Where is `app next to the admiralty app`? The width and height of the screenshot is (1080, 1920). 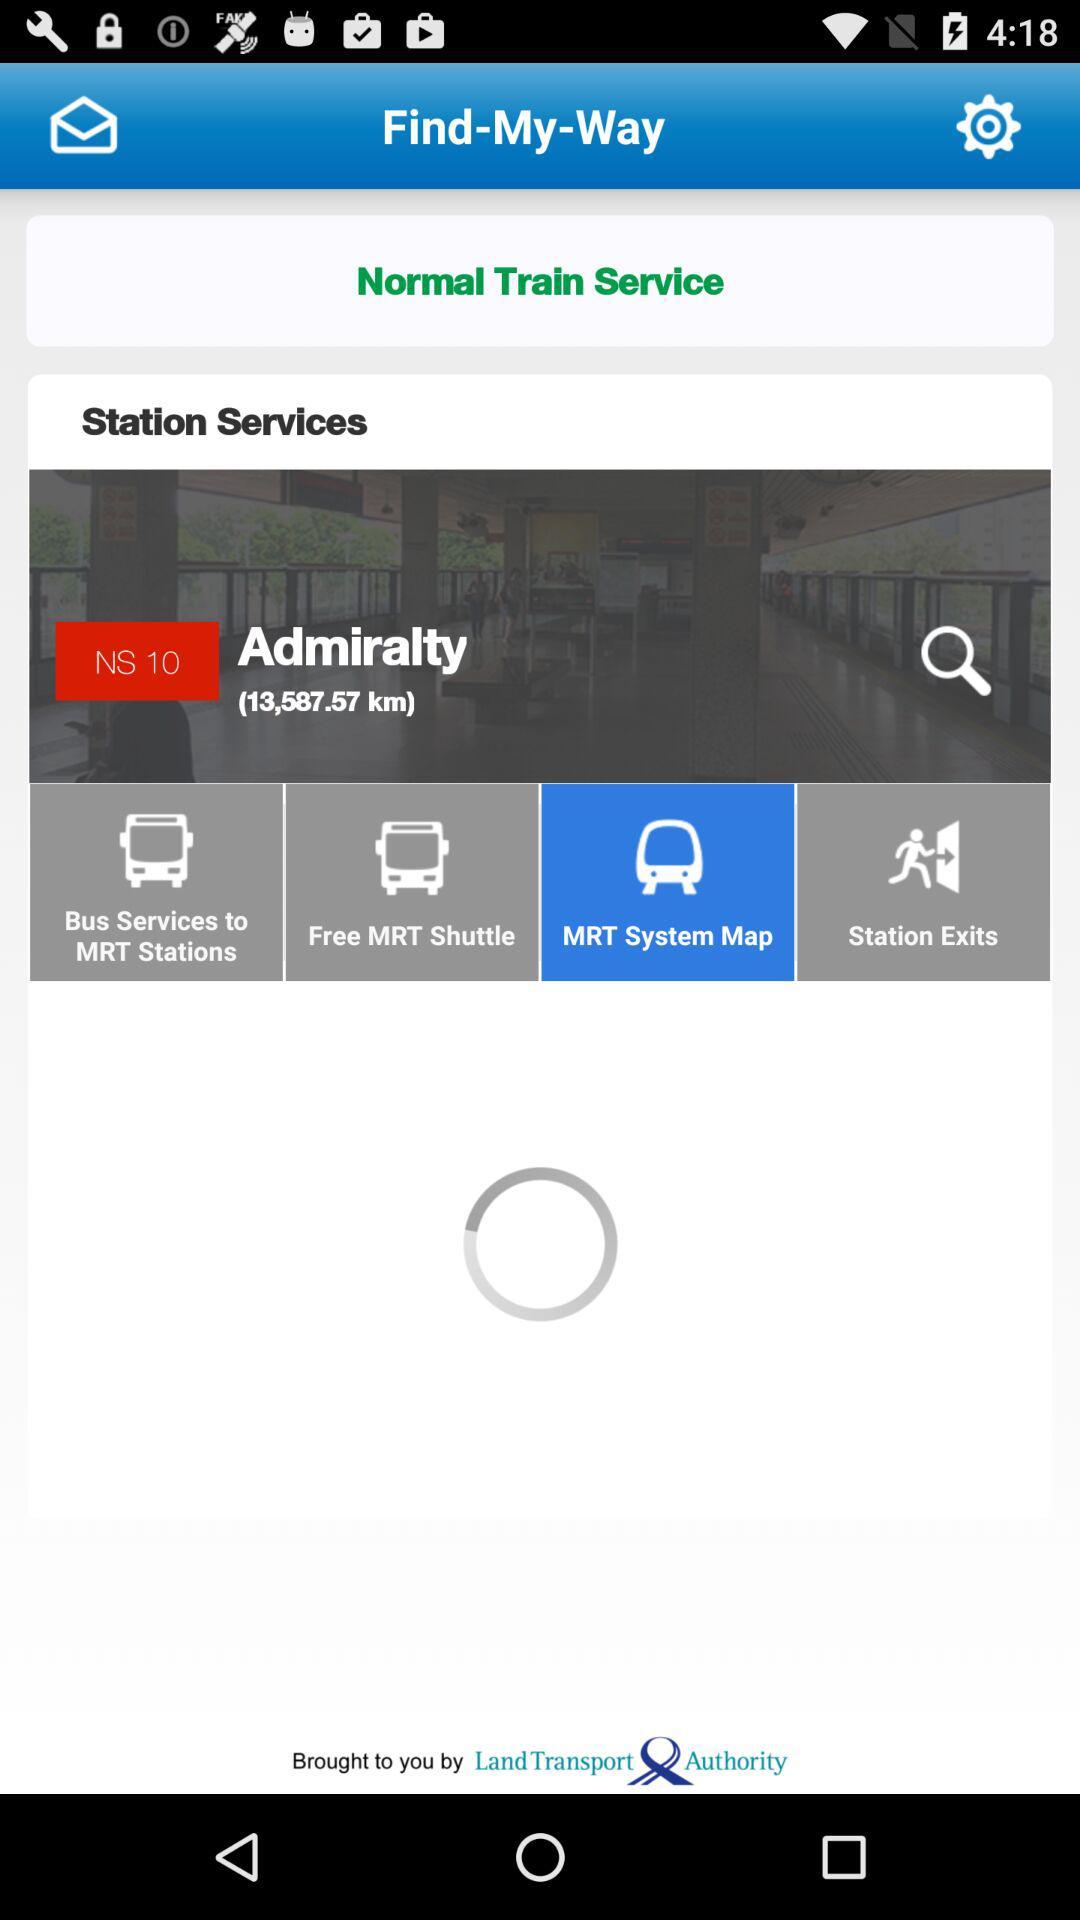 app next to the admiralty app is located at coordinates (954, 661).